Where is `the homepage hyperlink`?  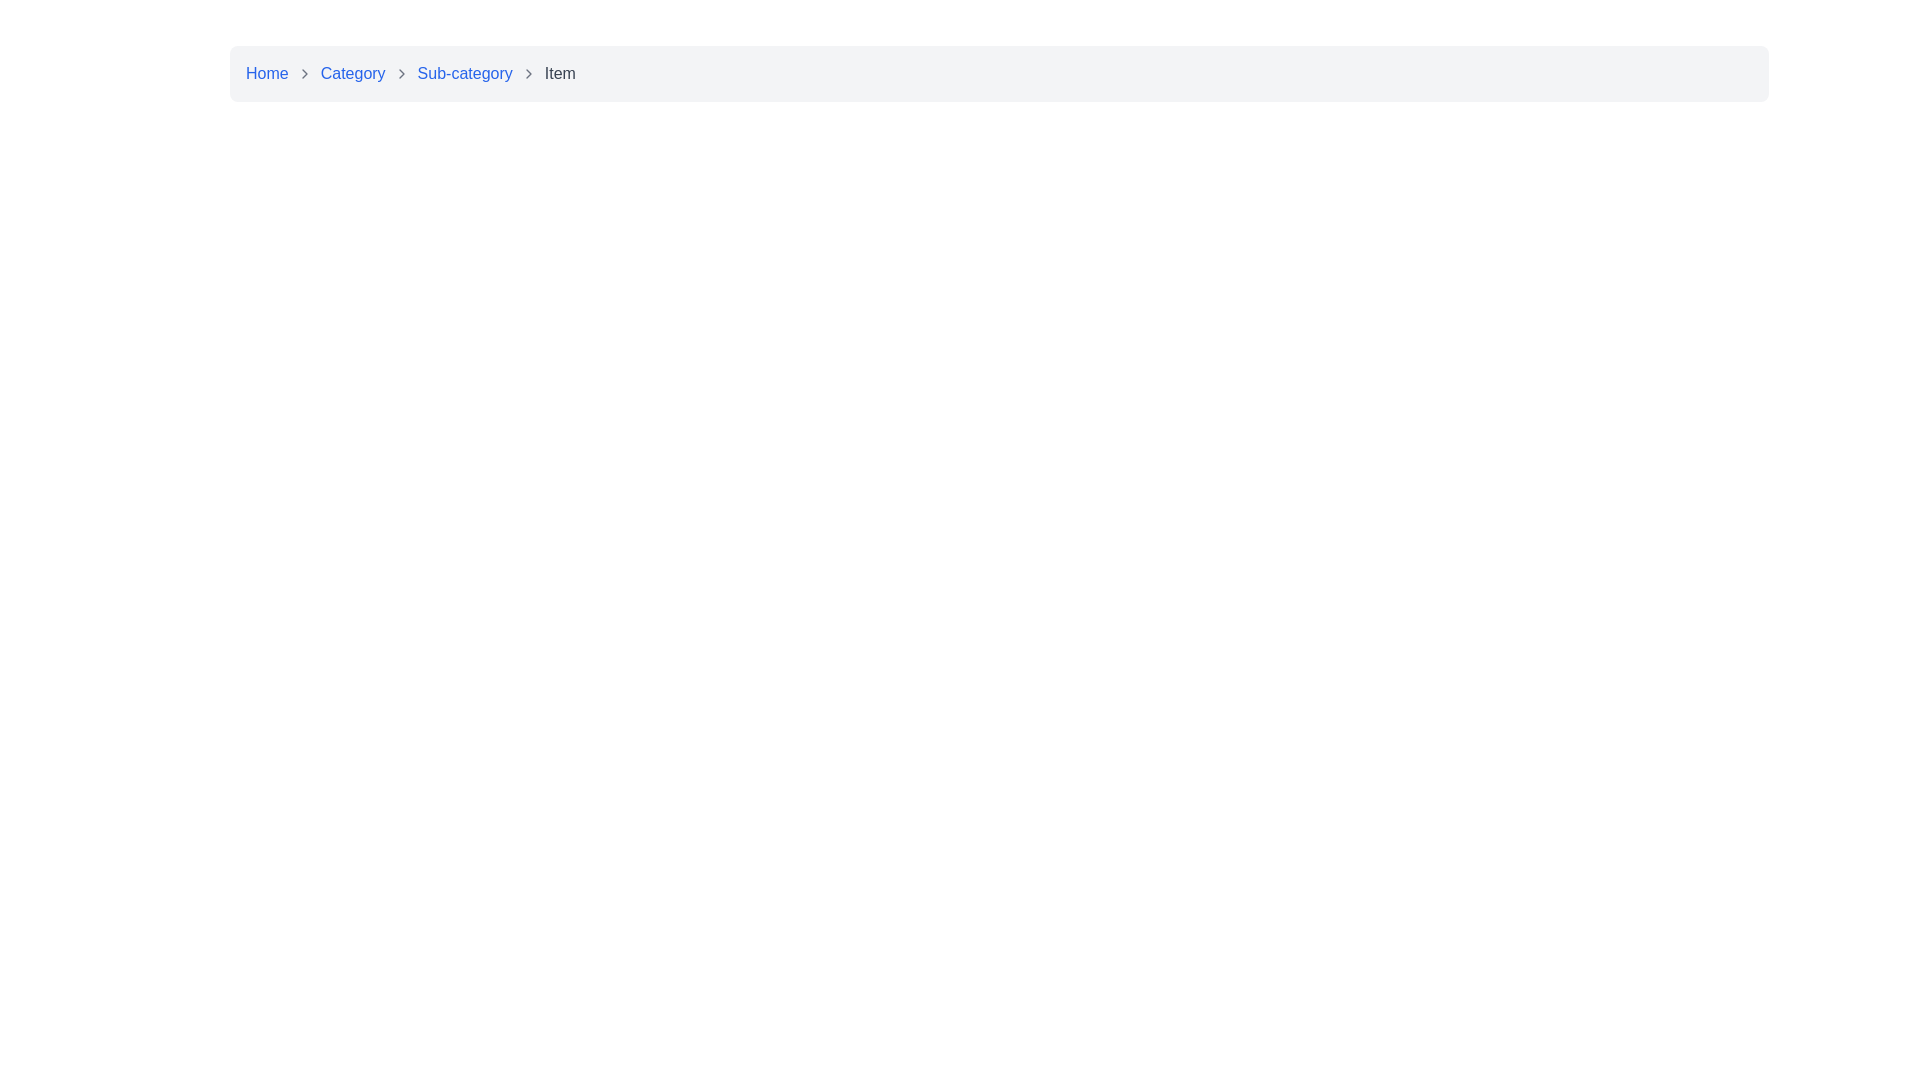
the homepage hyperlink is located at coordinates (266, 72).